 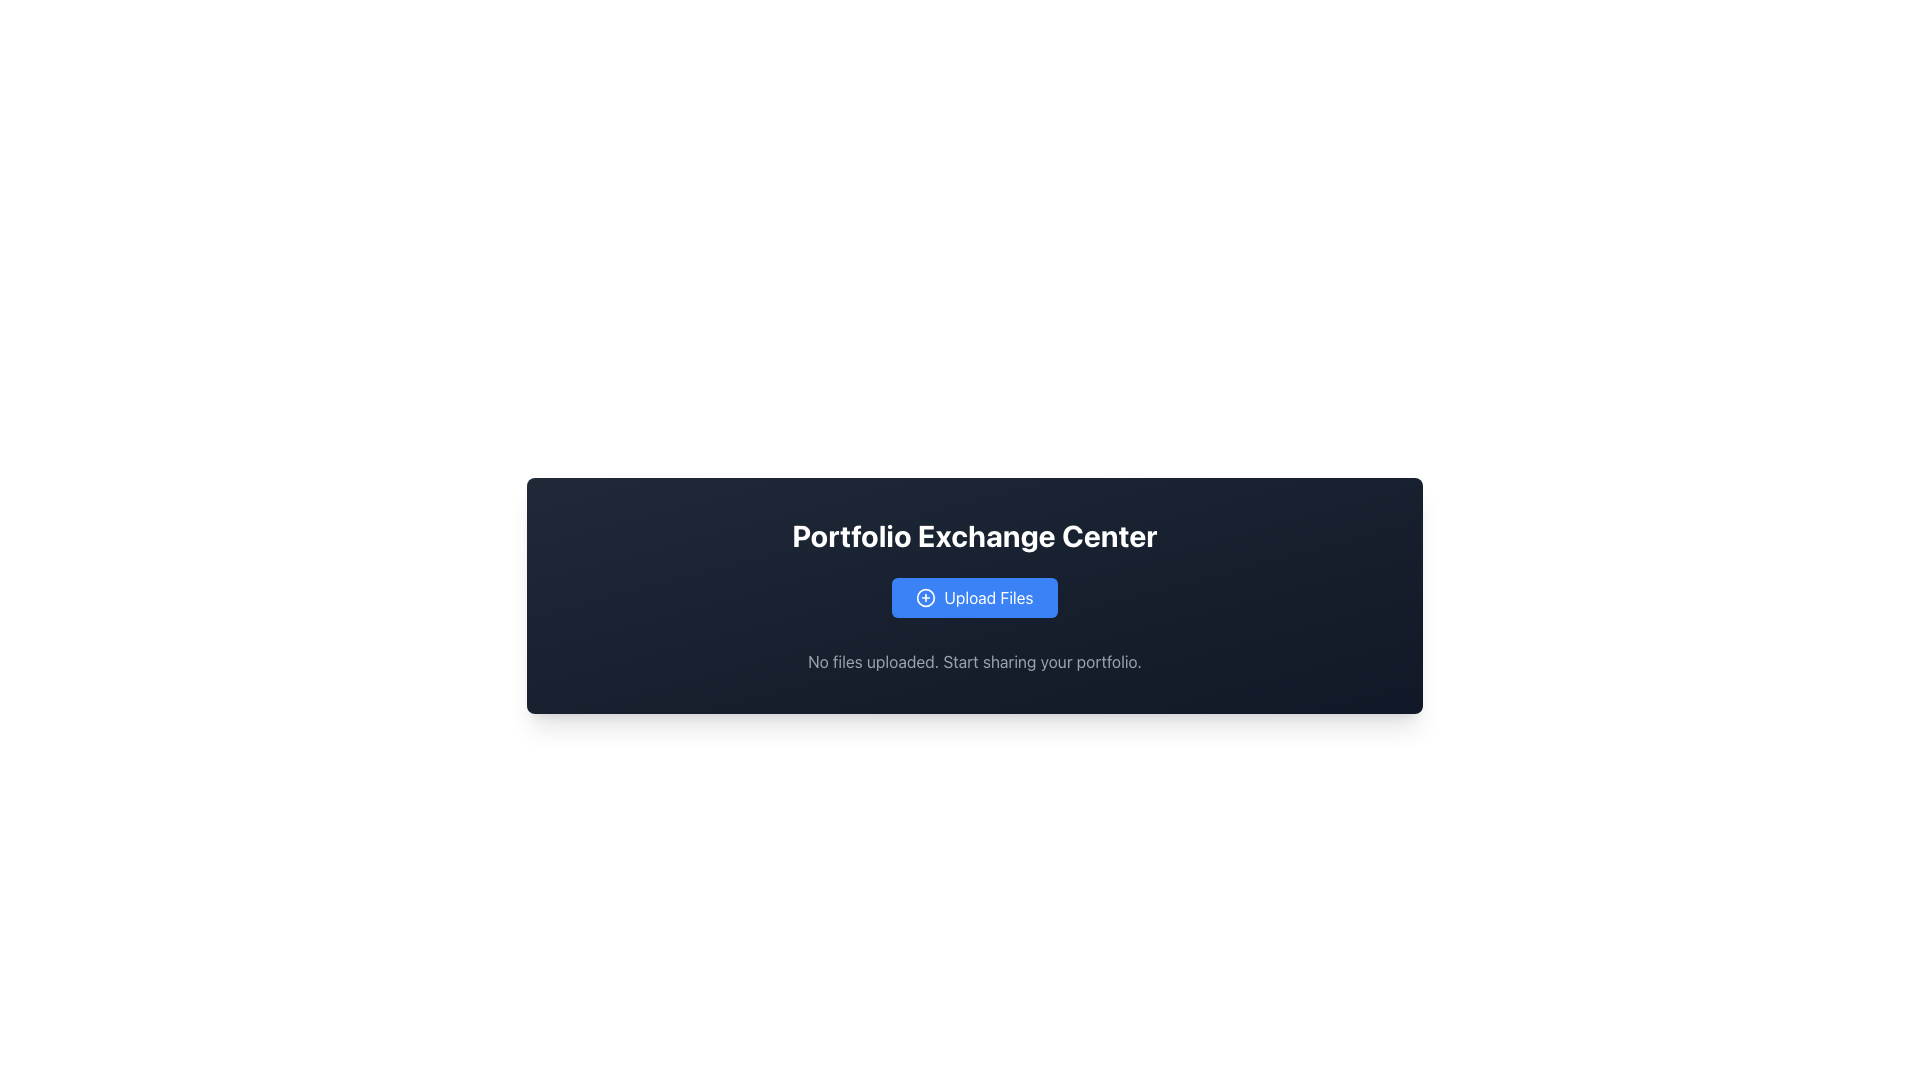 I want to click on the blue button labeled 'Upload Files' with a plus sign icon, so click(x=974, y=596).